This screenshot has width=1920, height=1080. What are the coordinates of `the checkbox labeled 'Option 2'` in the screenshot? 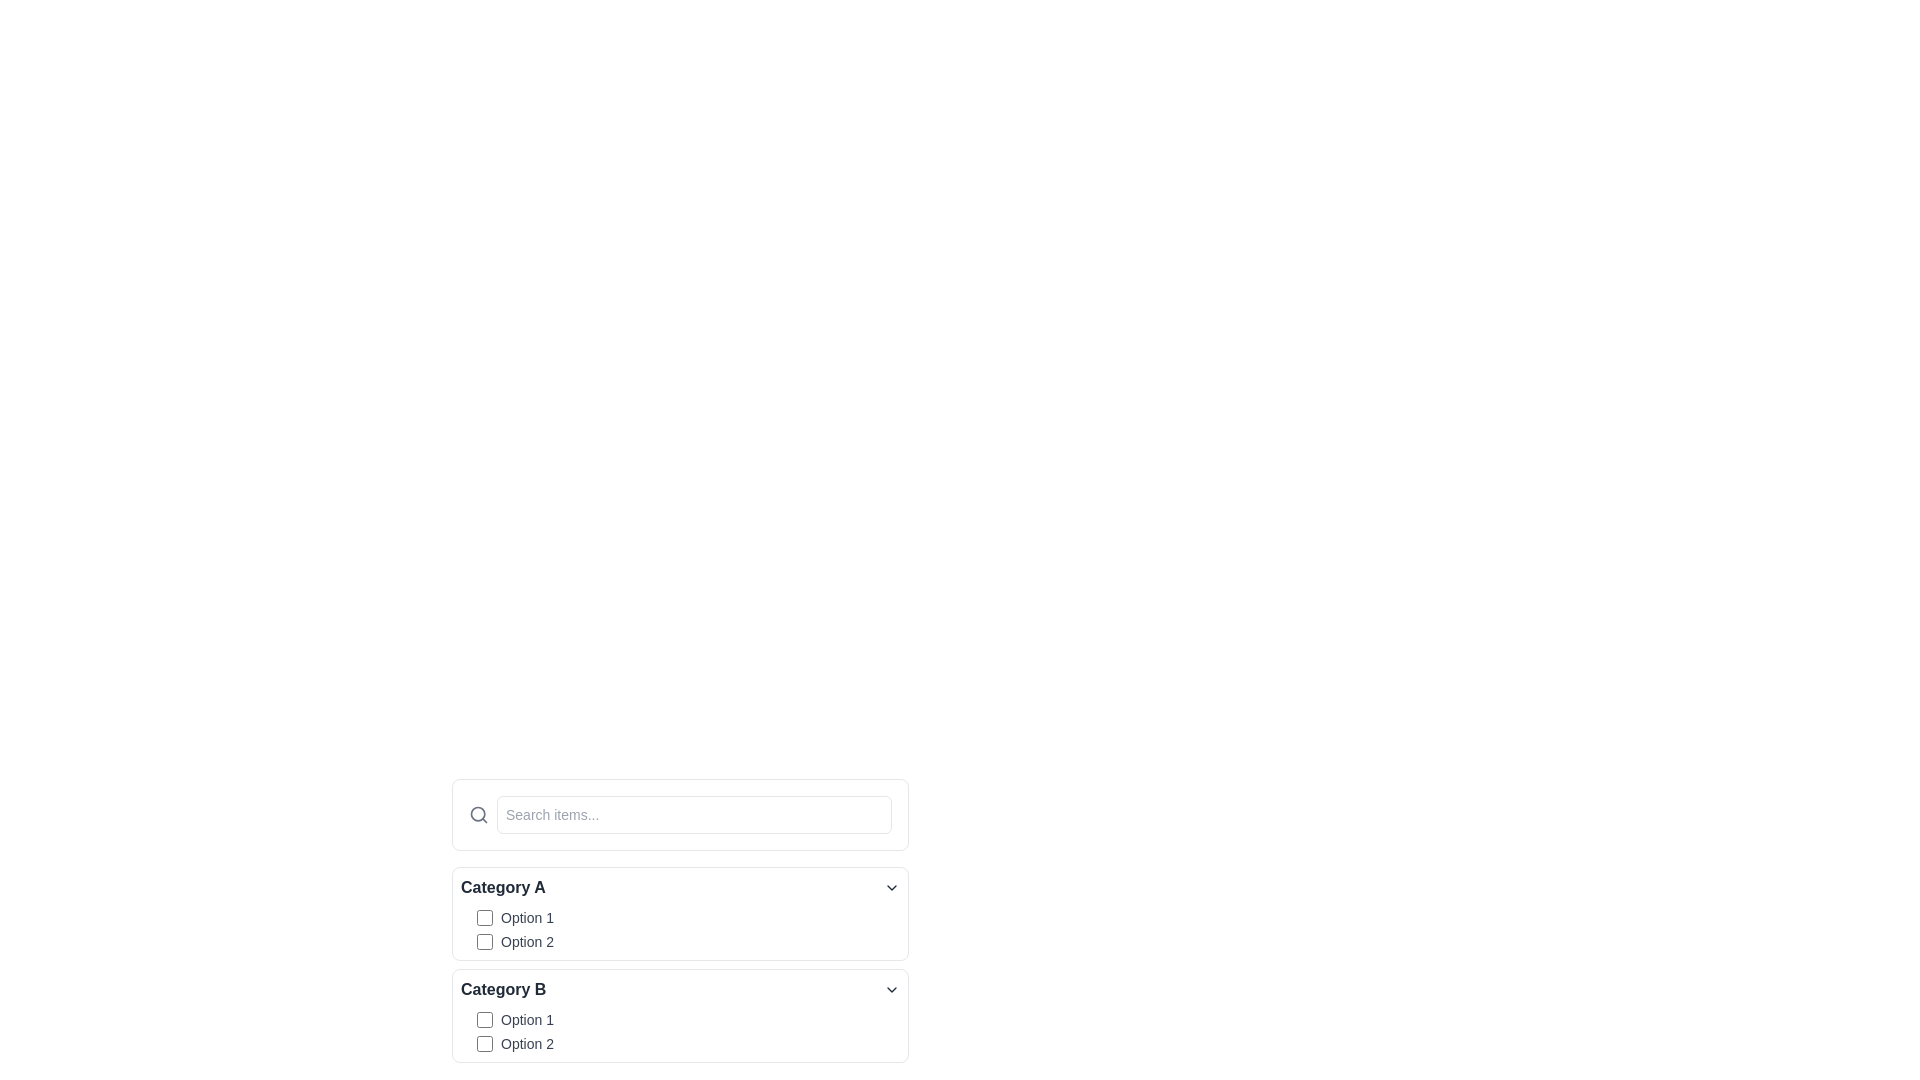 It's located at (688, 941).